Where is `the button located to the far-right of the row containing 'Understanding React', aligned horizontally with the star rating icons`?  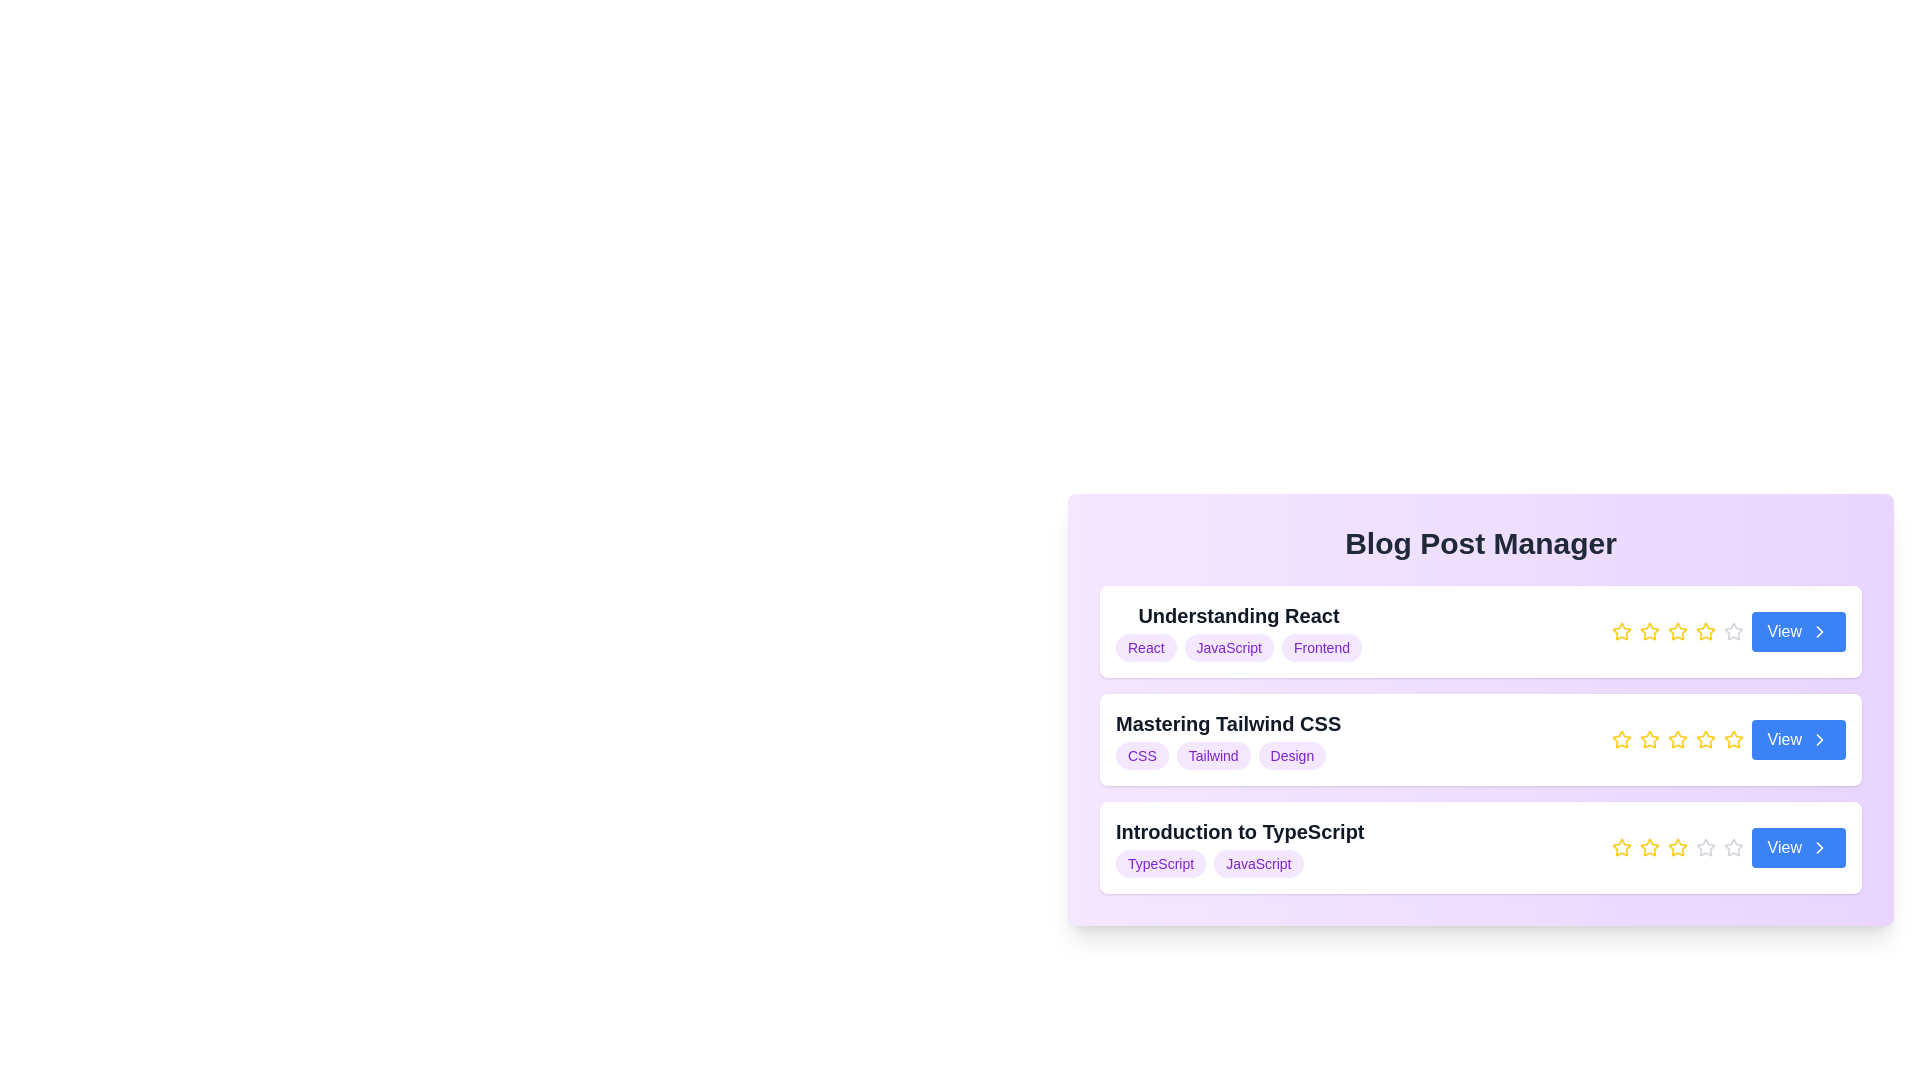 the button located to the far-right of the row containing 'Understanding React', aligned horizontally with the star rating icons is located at coordinates (1798, 632).